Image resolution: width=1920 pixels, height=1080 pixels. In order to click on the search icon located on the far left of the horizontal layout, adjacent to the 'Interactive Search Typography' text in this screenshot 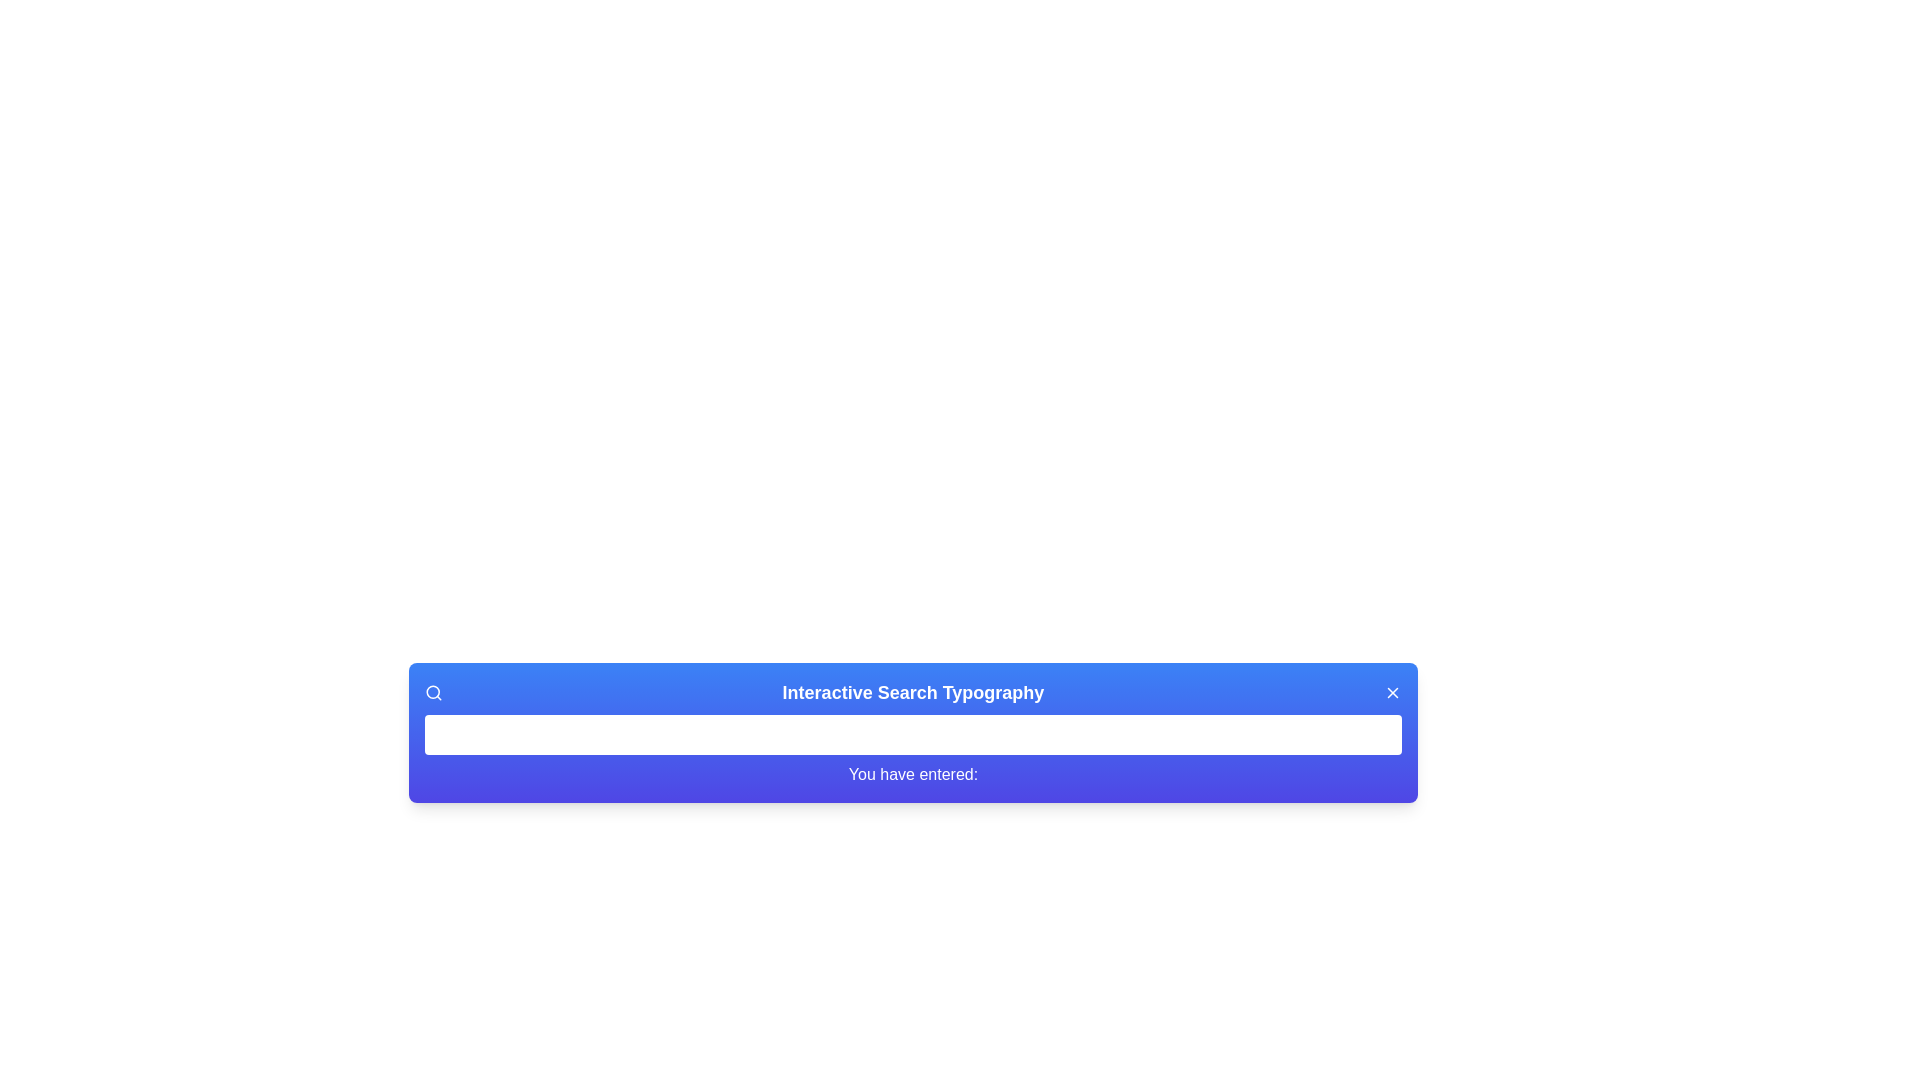, I will do `click(432, 692)`.